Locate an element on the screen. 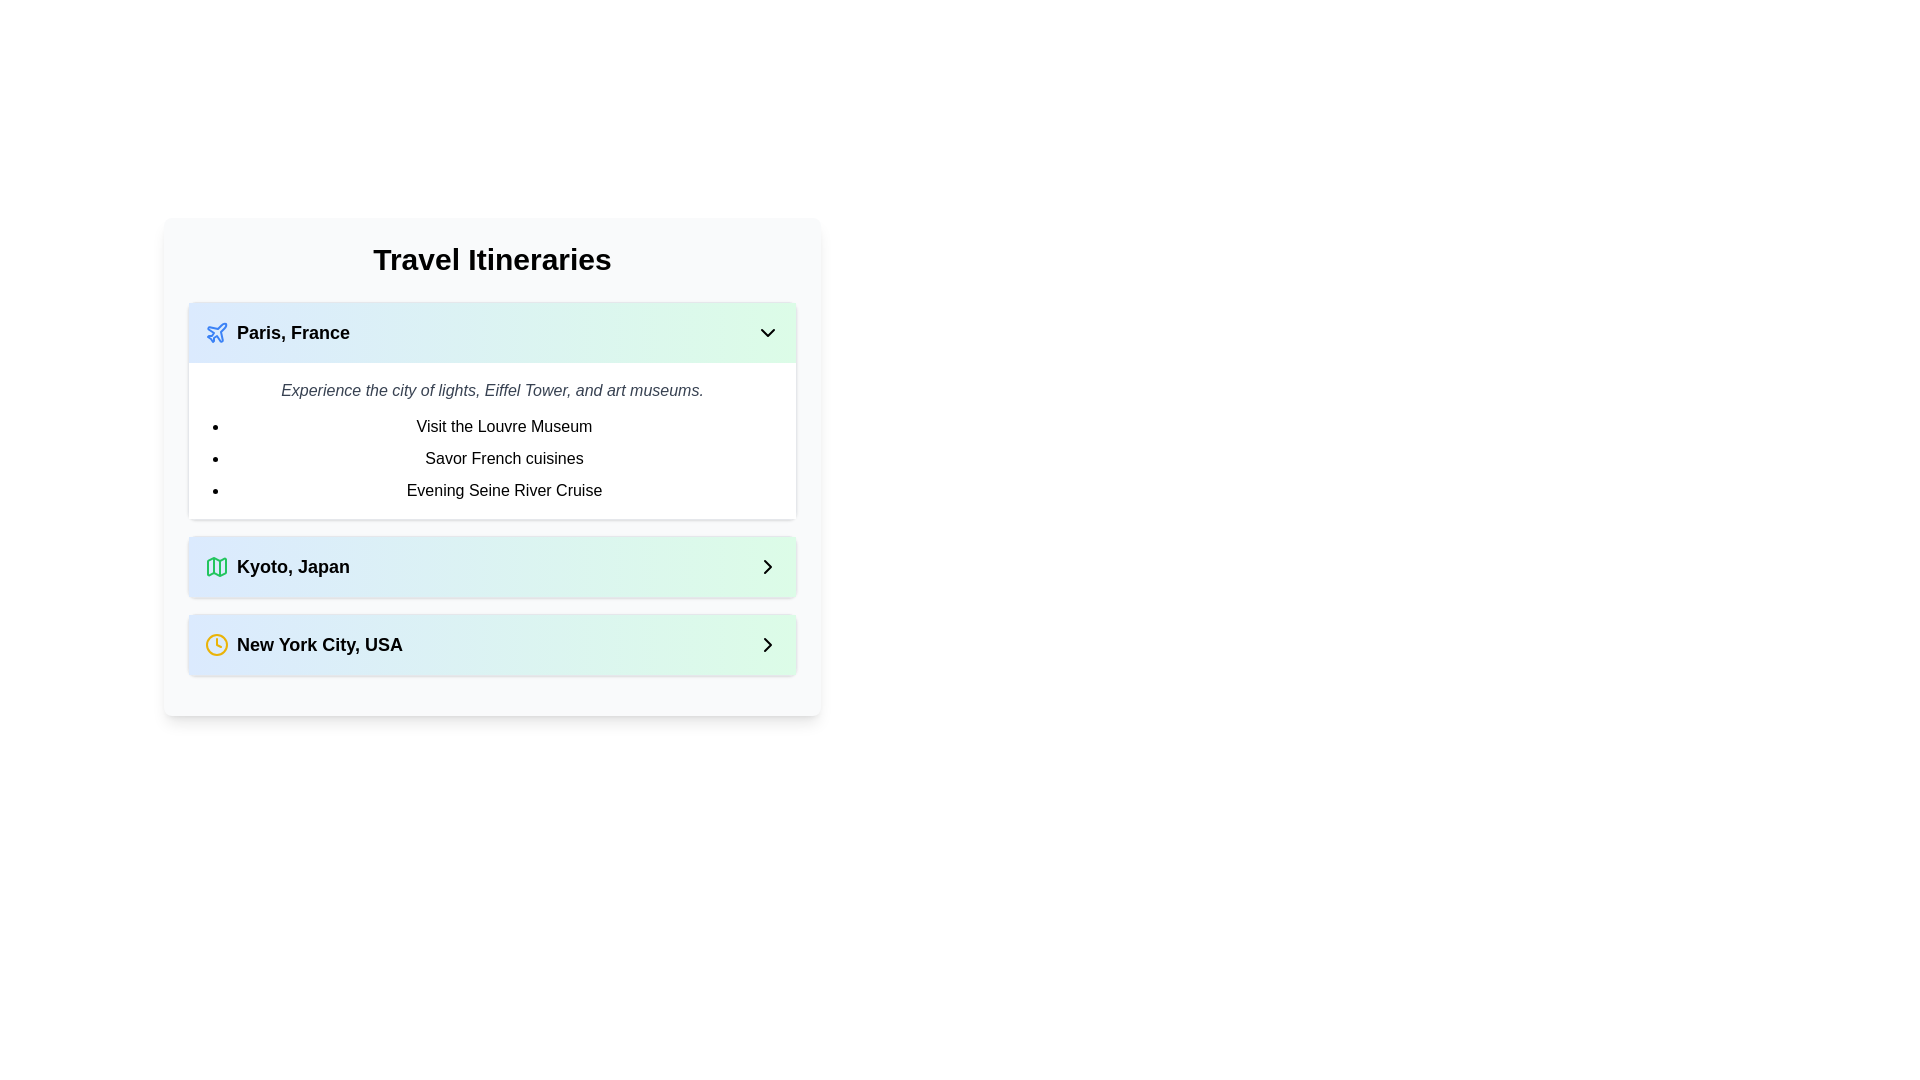 Image resolution: width=1920 pixels, height=1080 pixels. the chevron icon located on the rightmost side of the 'Kyoto, Japan' button for a visual effect is located at coordinates (767, 567).